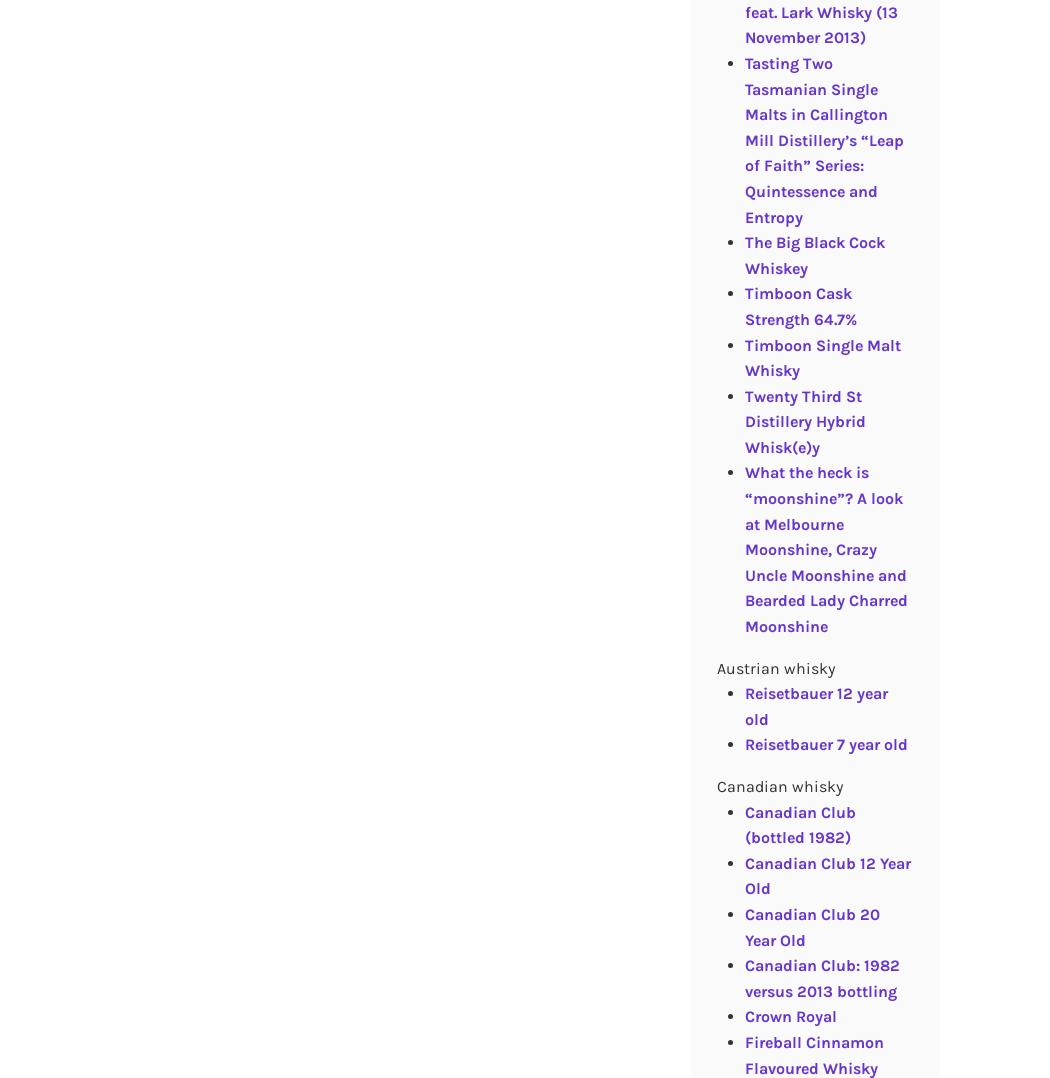  Describe the element at coordinates (820, 977) in the screenshot. I see `'Canadian Club: 1982 versus 2013 bottling'` at that location.